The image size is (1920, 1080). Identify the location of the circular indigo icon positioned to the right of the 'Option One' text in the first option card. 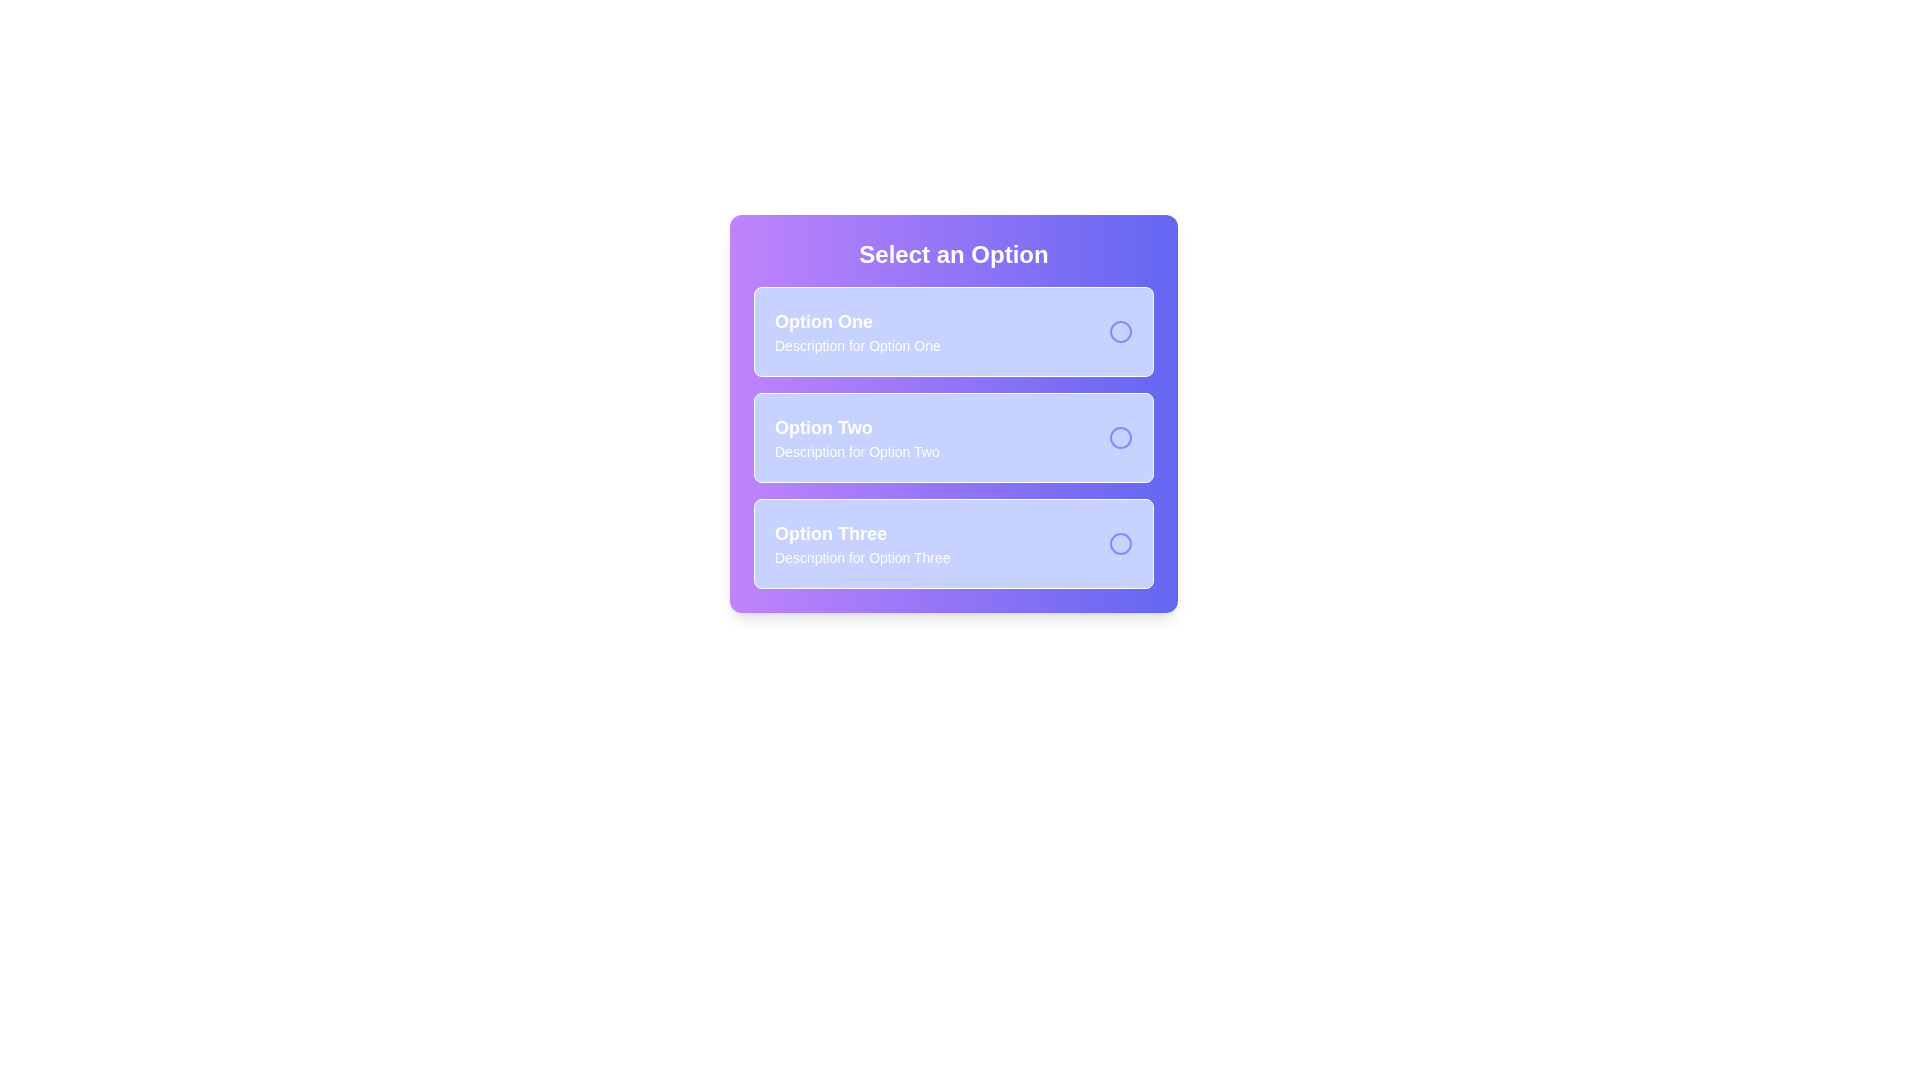
(1121, 330).